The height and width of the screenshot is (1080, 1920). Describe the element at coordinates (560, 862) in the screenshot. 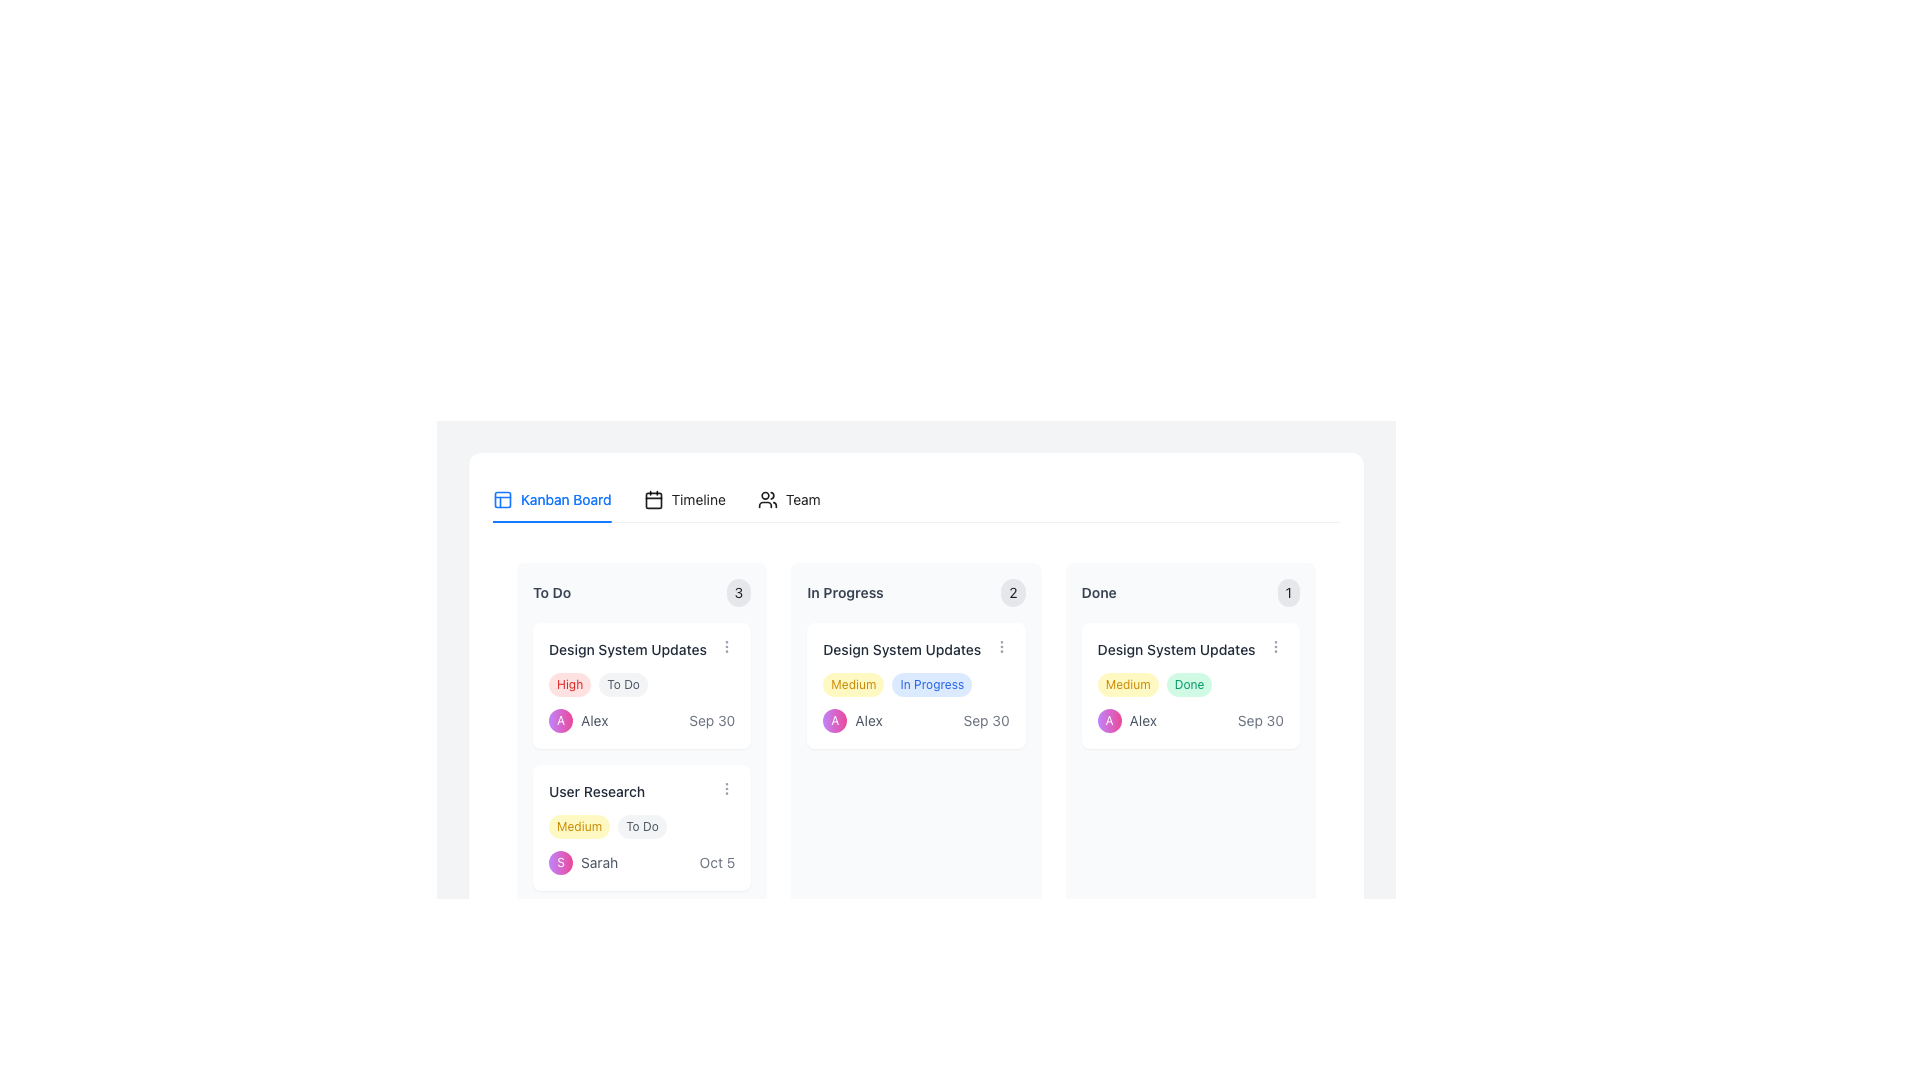

I see `the circular badge with a gradient background featuring a white 'S' at its center, located in the 'User Research' card in the 'To Do' section, near the name 'Sarah'` at that location.